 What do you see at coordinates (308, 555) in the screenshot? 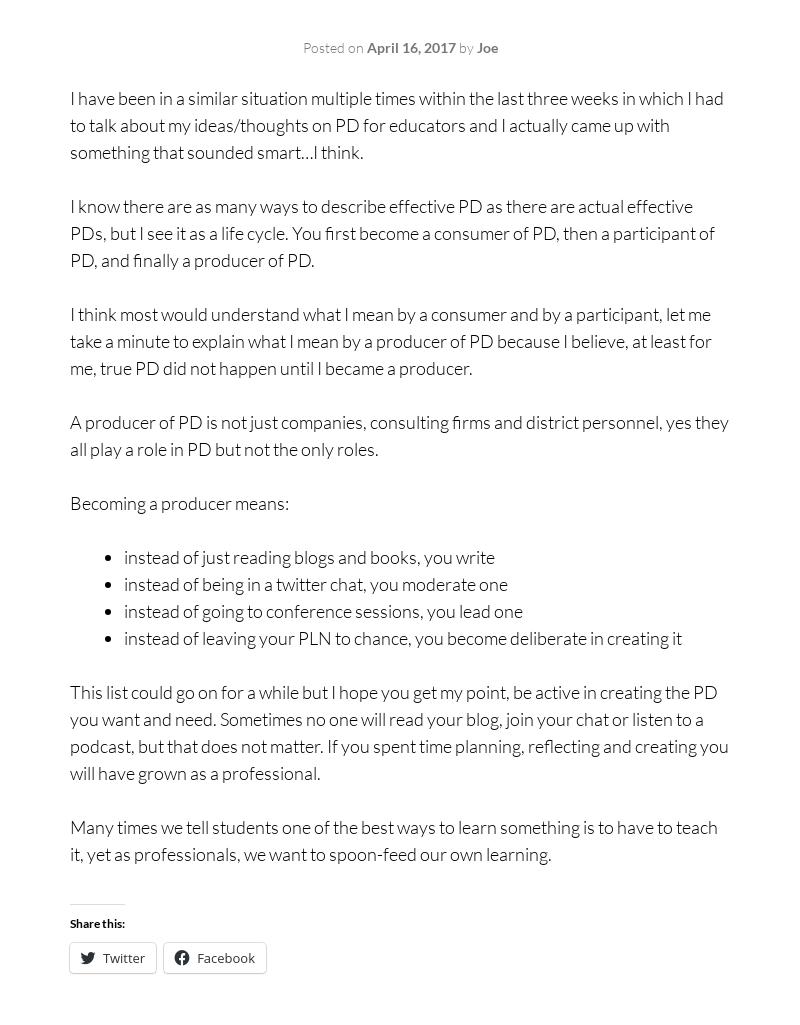
I see `'instead of just reading blogs and books, you write'` at bounding box center [308, 555].